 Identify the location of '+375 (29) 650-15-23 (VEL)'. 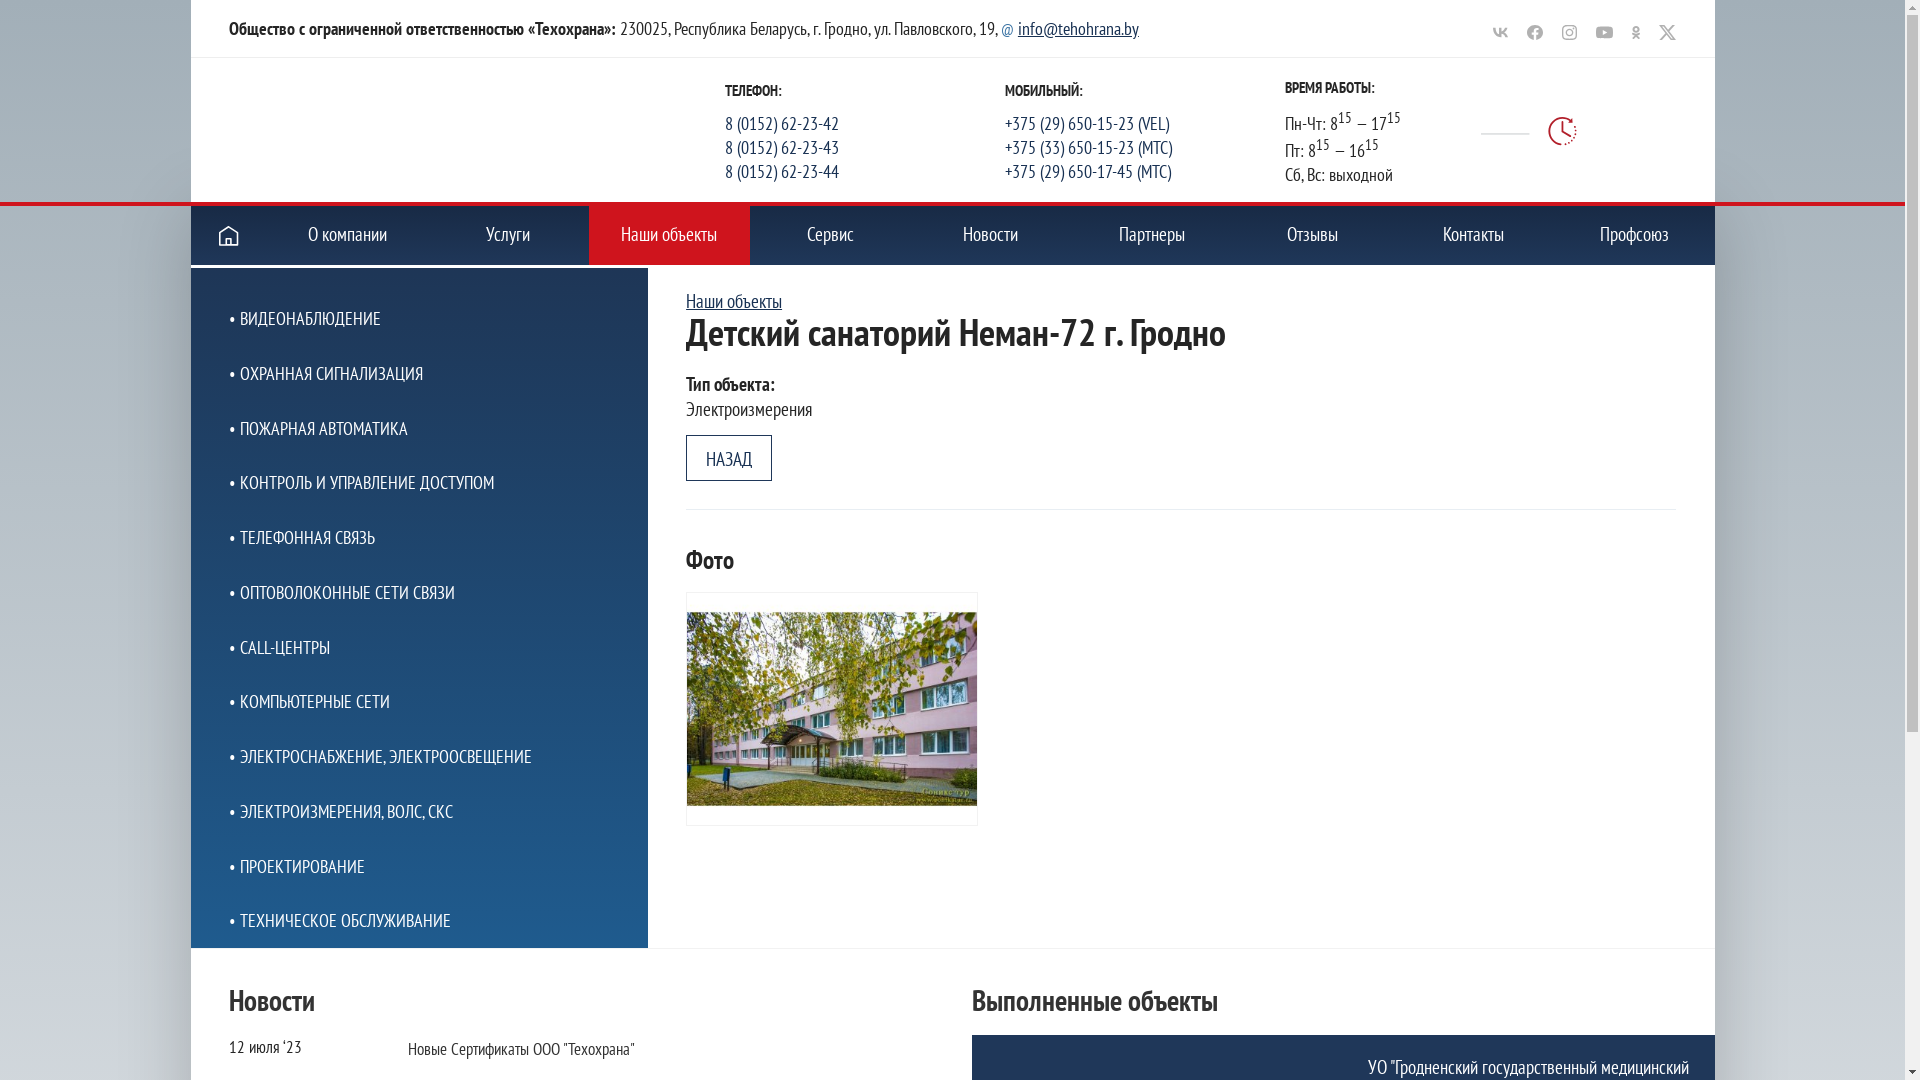
(1145, 123).